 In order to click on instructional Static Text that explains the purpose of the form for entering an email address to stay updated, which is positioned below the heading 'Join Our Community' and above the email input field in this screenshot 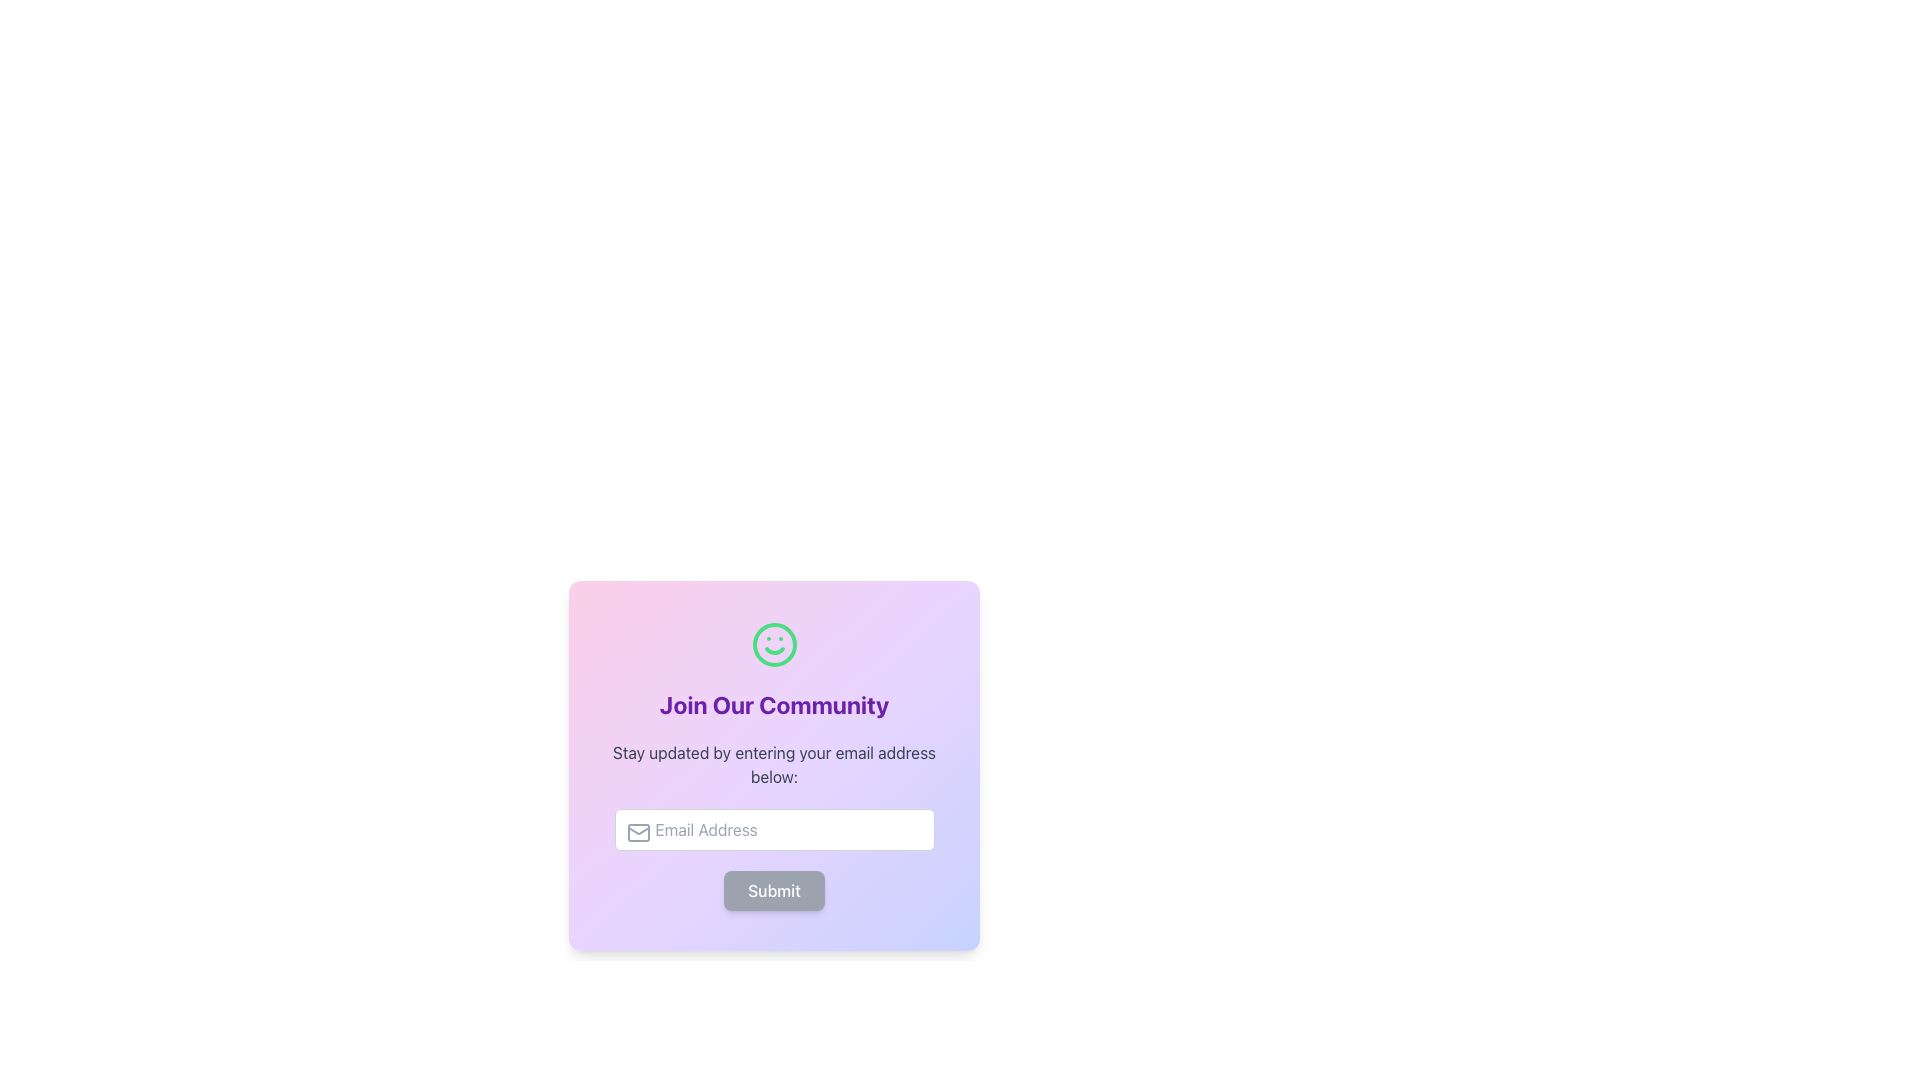, I will do `click(773, 764)`.